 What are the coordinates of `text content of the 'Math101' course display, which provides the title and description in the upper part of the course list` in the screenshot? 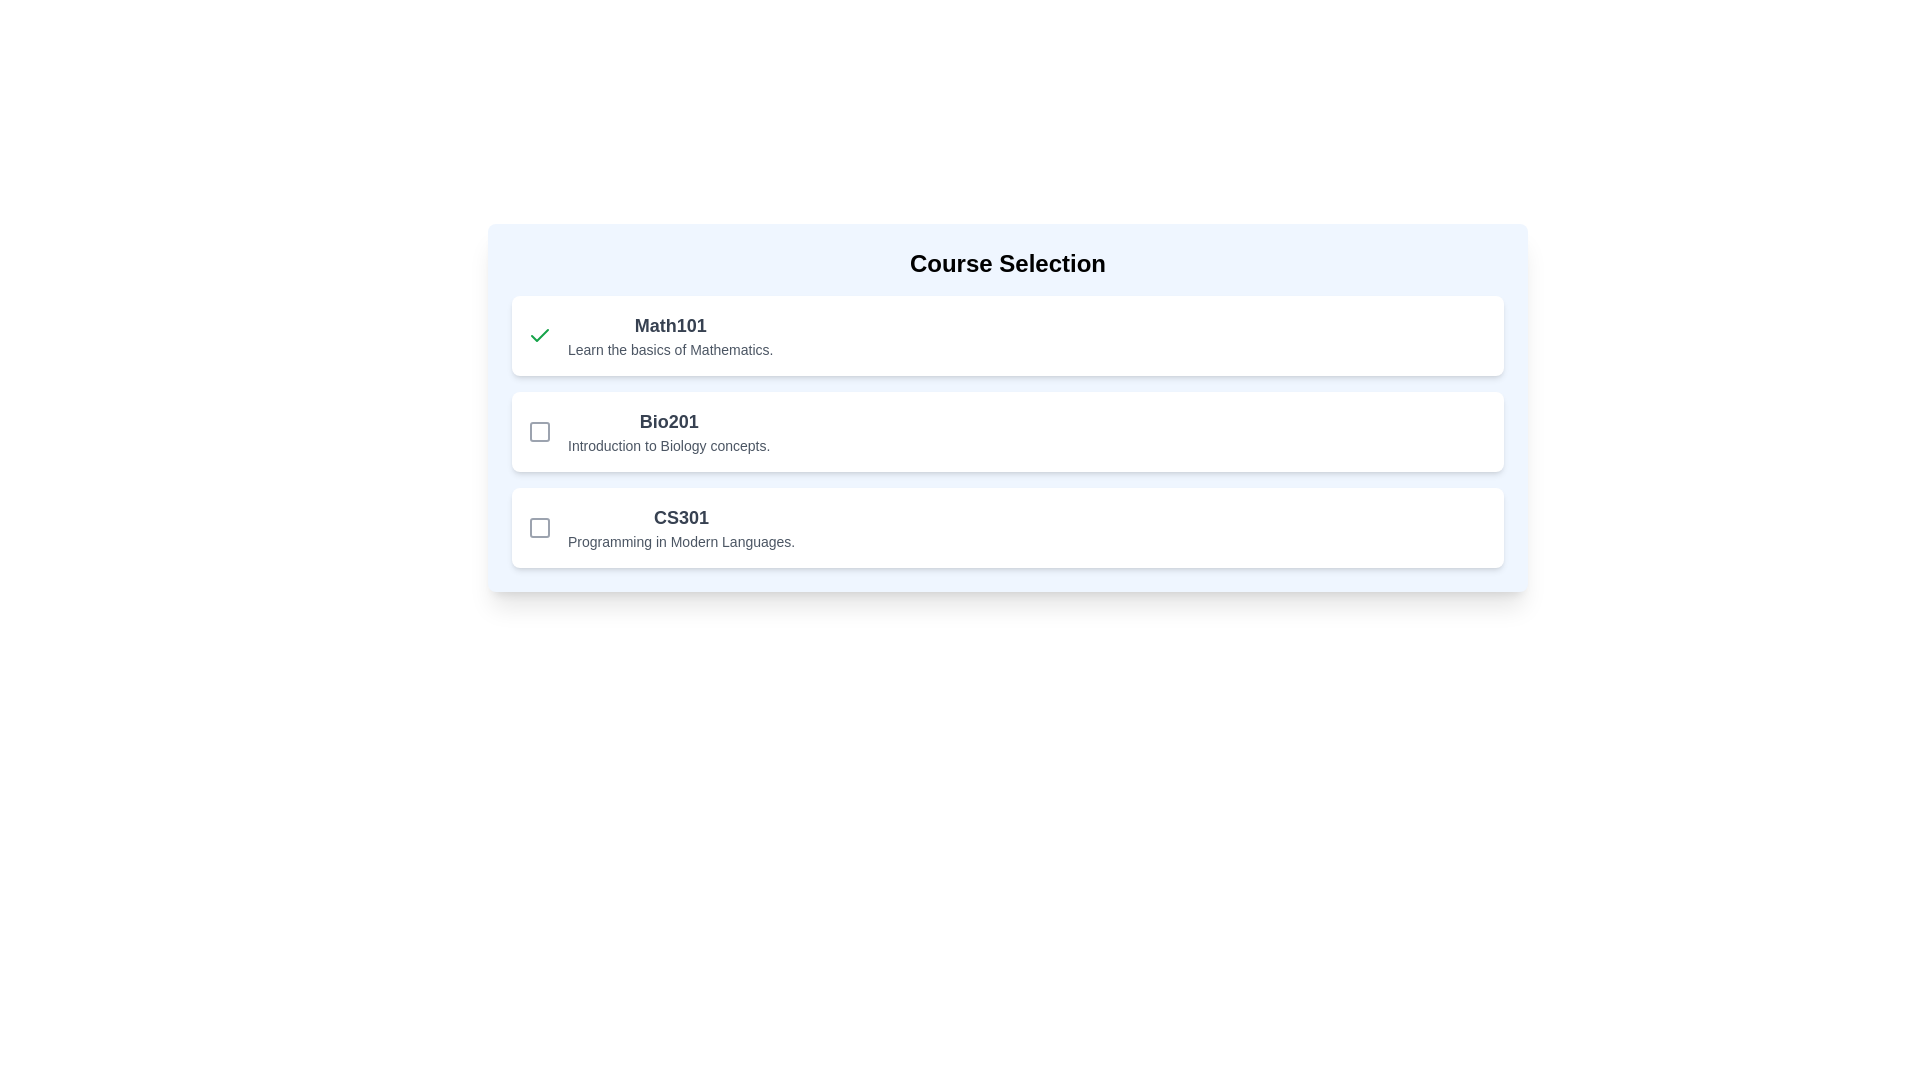 It's located at (670, 334).